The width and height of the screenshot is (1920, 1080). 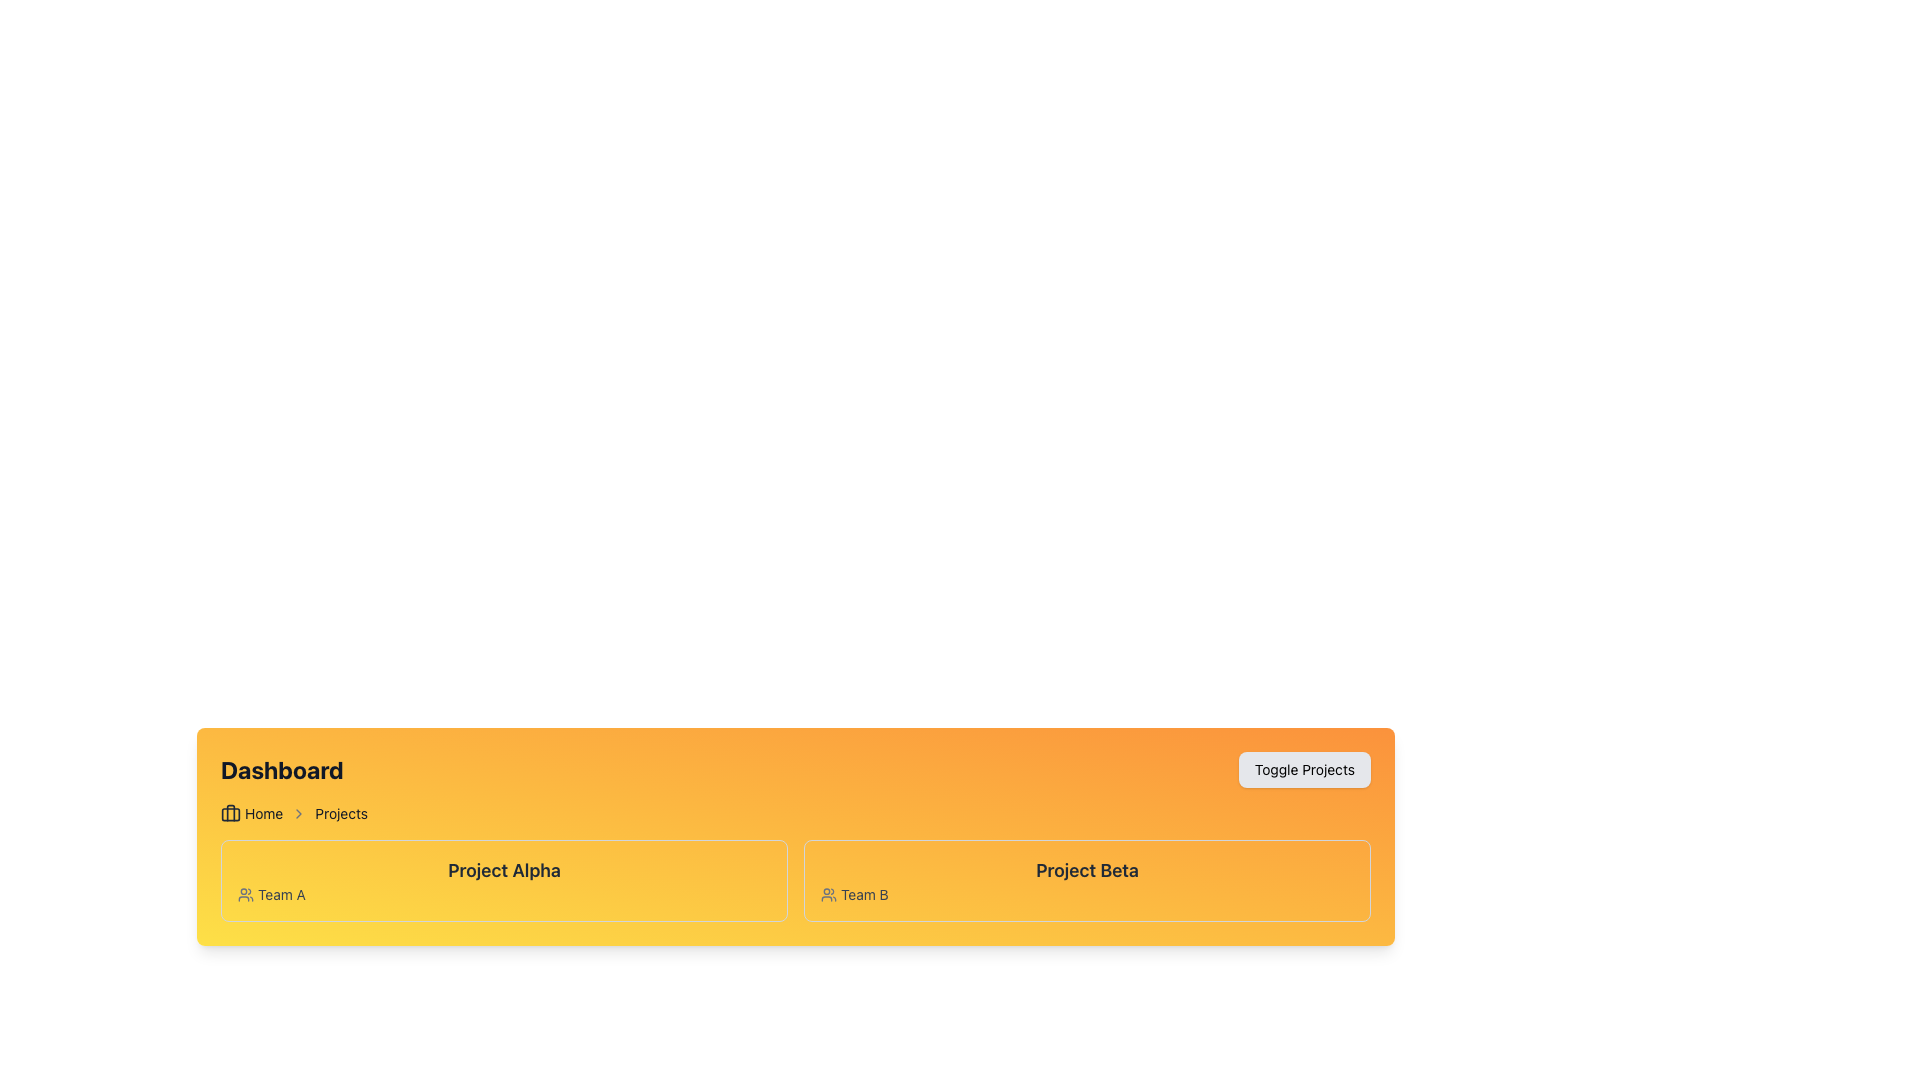 I want to click on the right-pointing gray arrow icon in the breadcrumb navigation located between 'Home' and 'Projects', so click(x=298, y=813).